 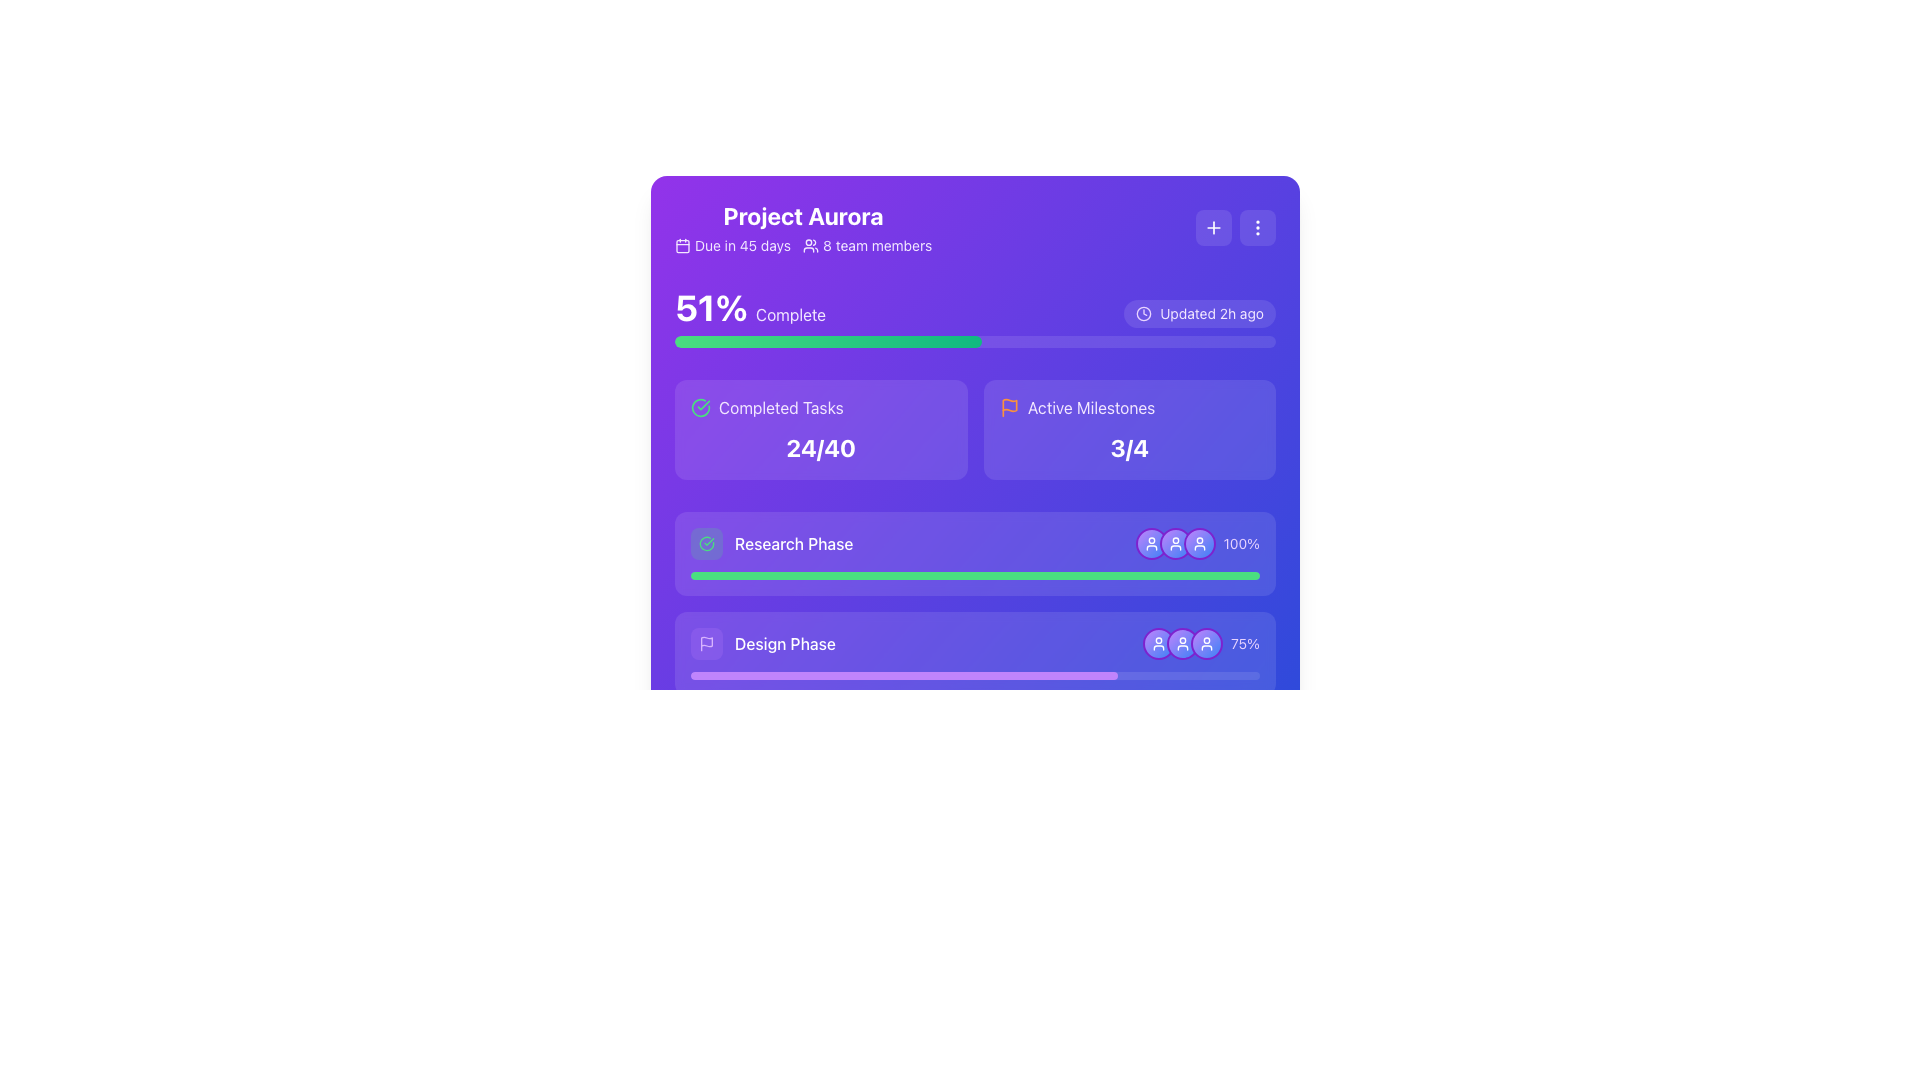 I want to click on the numerical indicator displaying '75%' with a small font size and light purple styling located in the 'Design Phase' section, so click(x=1244, y=644).